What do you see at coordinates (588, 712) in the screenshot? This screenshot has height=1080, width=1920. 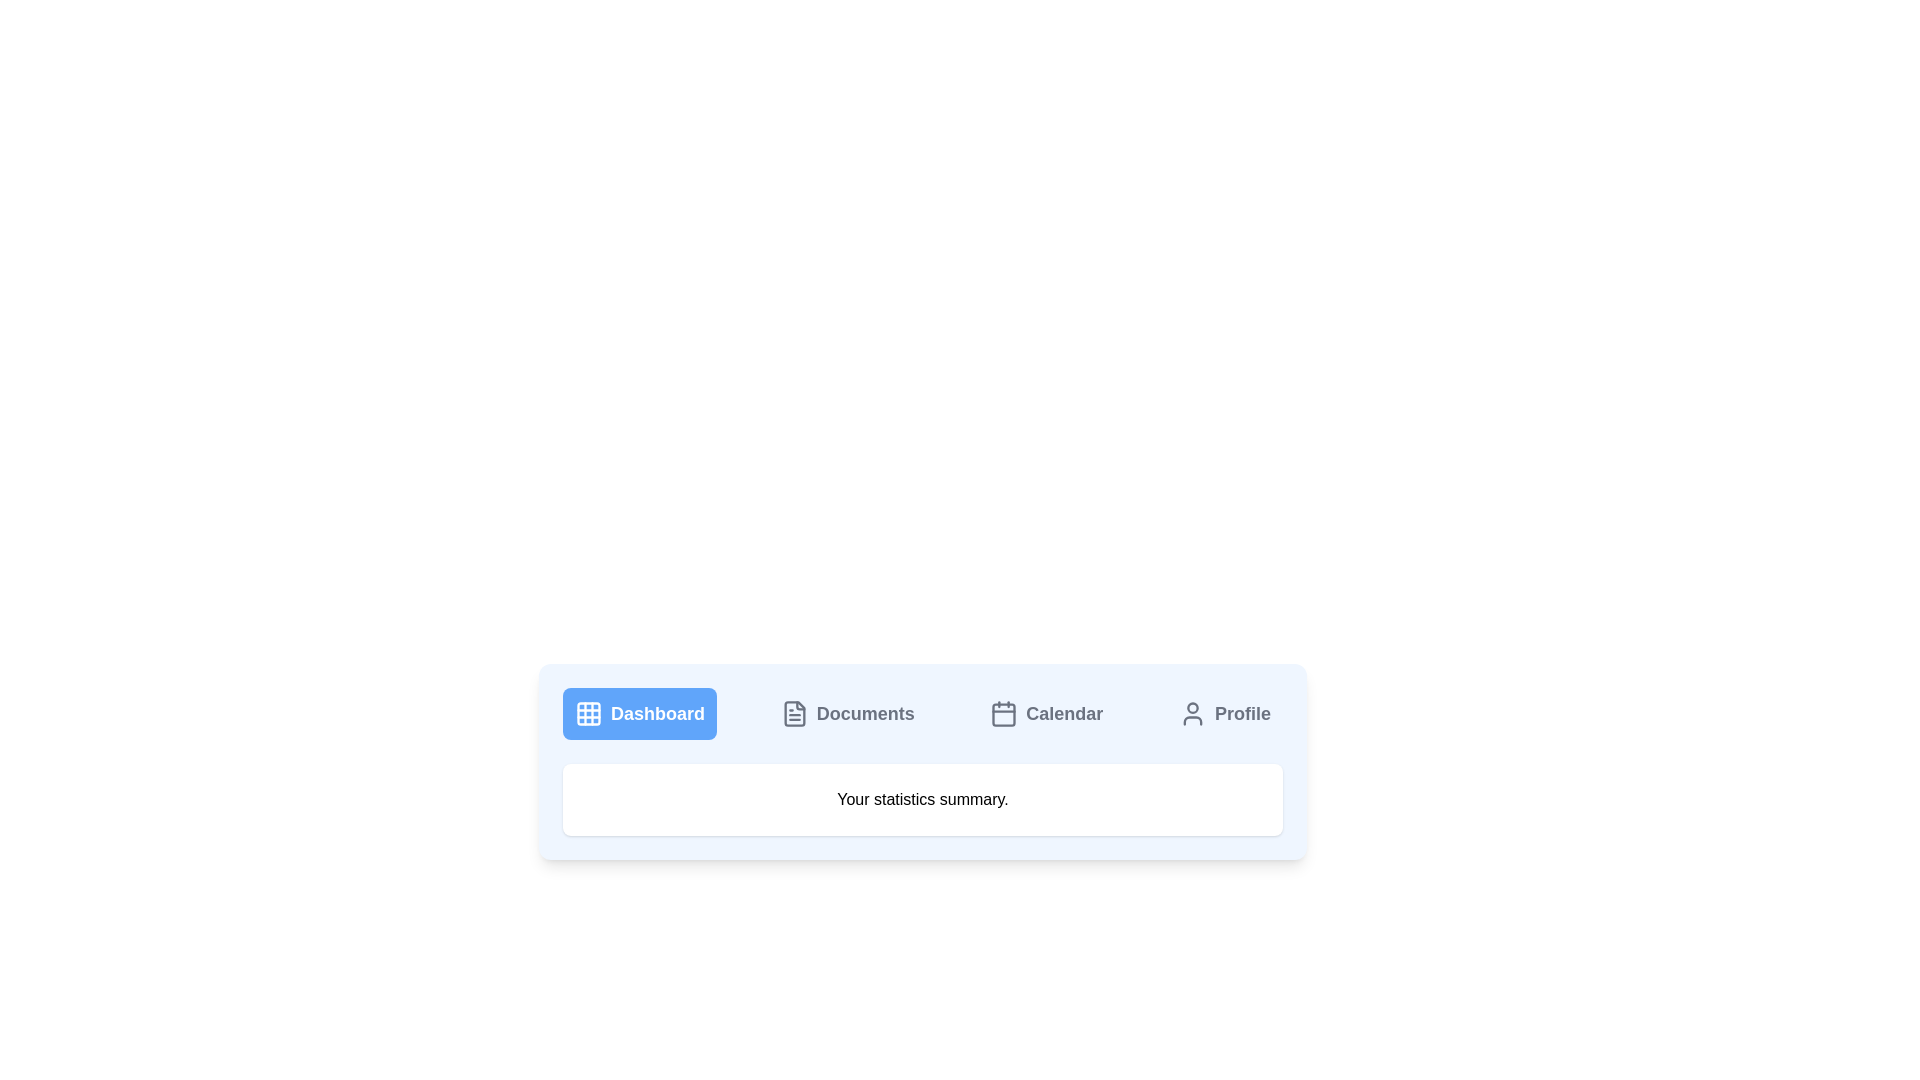 I see `the Grid Item located in the top-left corner of the grid layout` at bounding box center [588, 712].